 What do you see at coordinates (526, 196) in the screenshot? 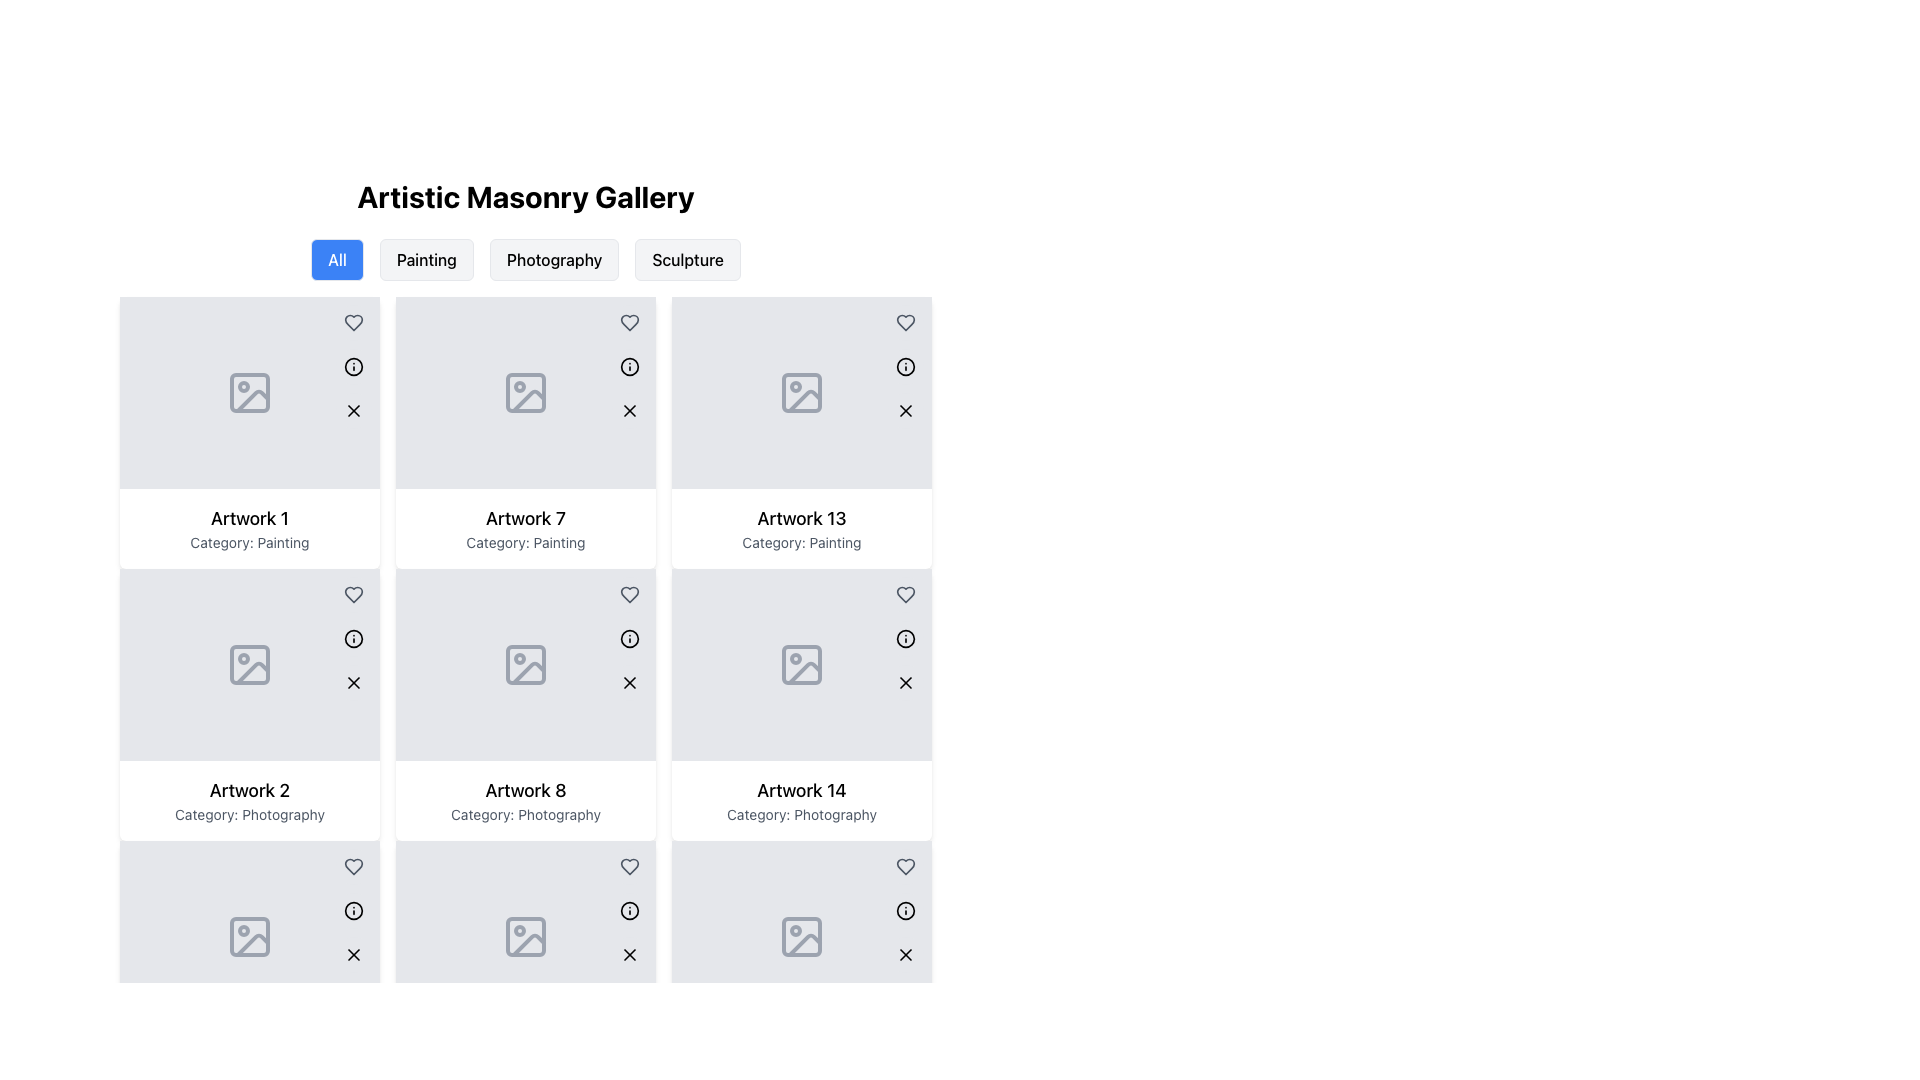
I see `text content of the prominent title 'Artistic Masonry Gallery' displayed in a bold and large font at the top center of the interface` at bounding box center [526, 196].